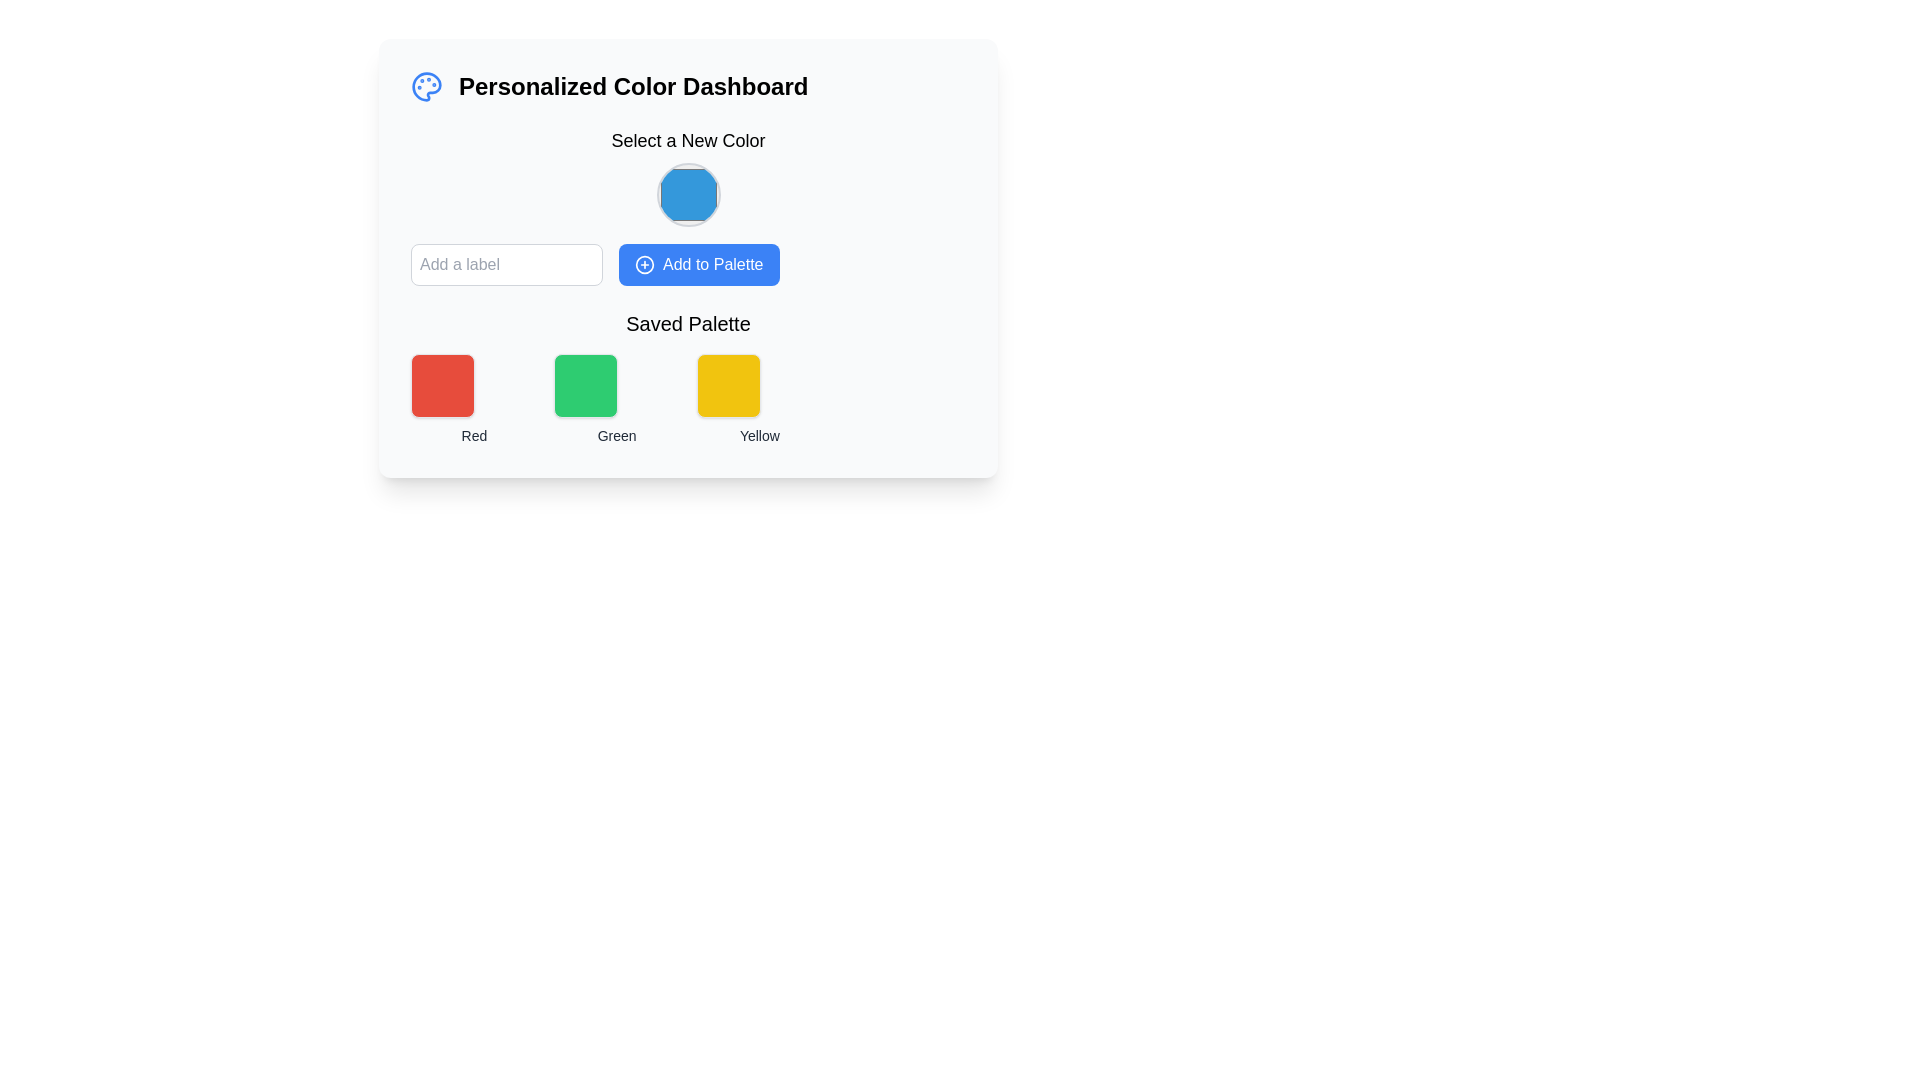  What do you see at coordinates (688, 86) in the screenshot?
I see `text displayed in the Header with Icon and Text at the top of the centered rectangular panel` at bounding box center [688, 86].